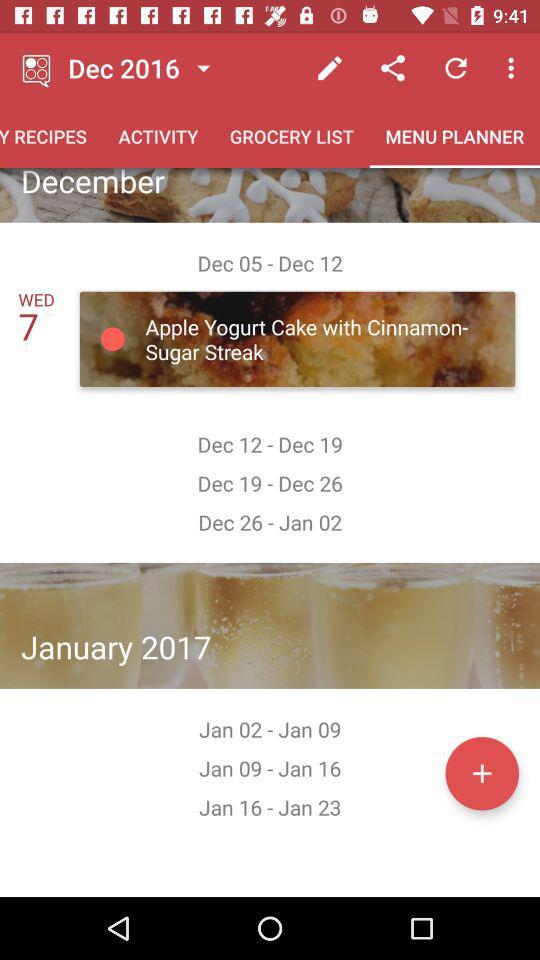  What do you see at coordinates (481, 772) in the screenshot?
I see `button` at bounding box center [481, 772].